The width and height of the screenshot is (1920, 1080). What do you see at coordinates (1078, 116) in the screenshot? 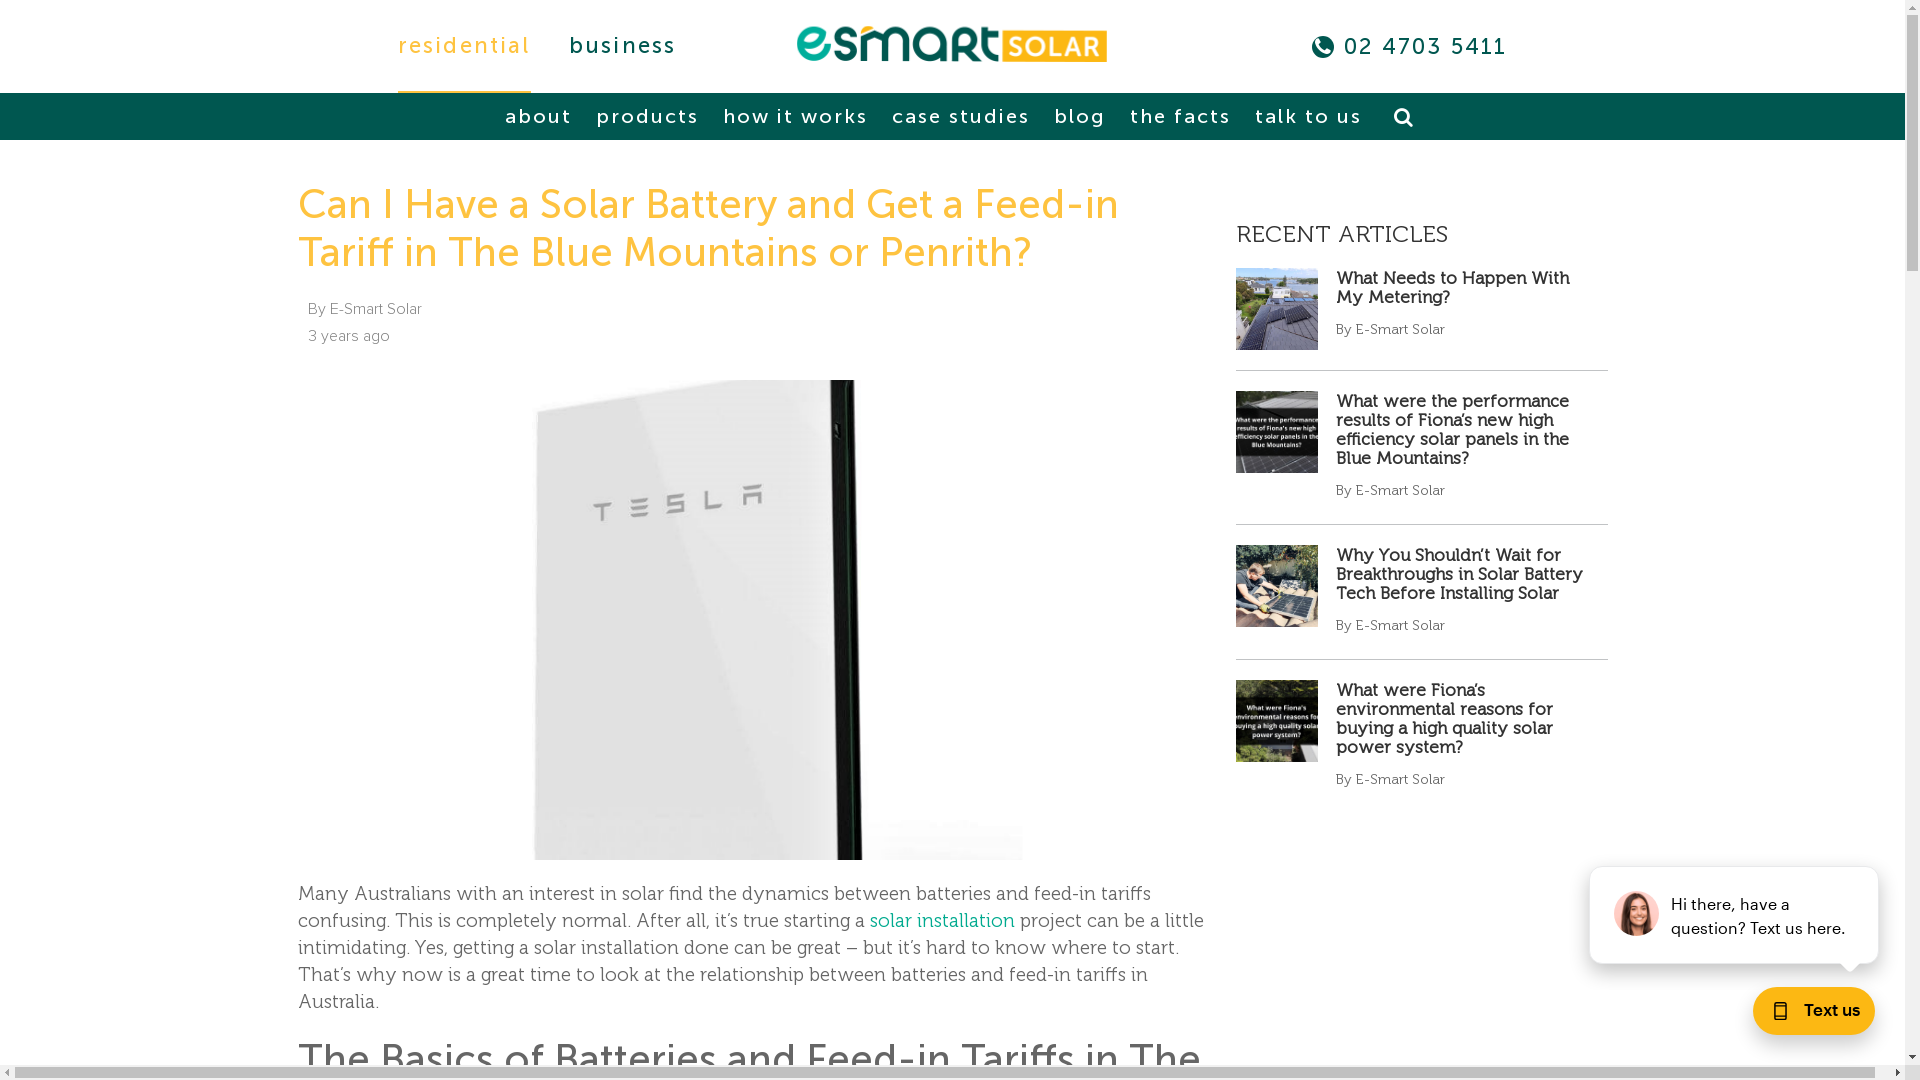
I see `'blog'` at bounding box center [1078, 116].